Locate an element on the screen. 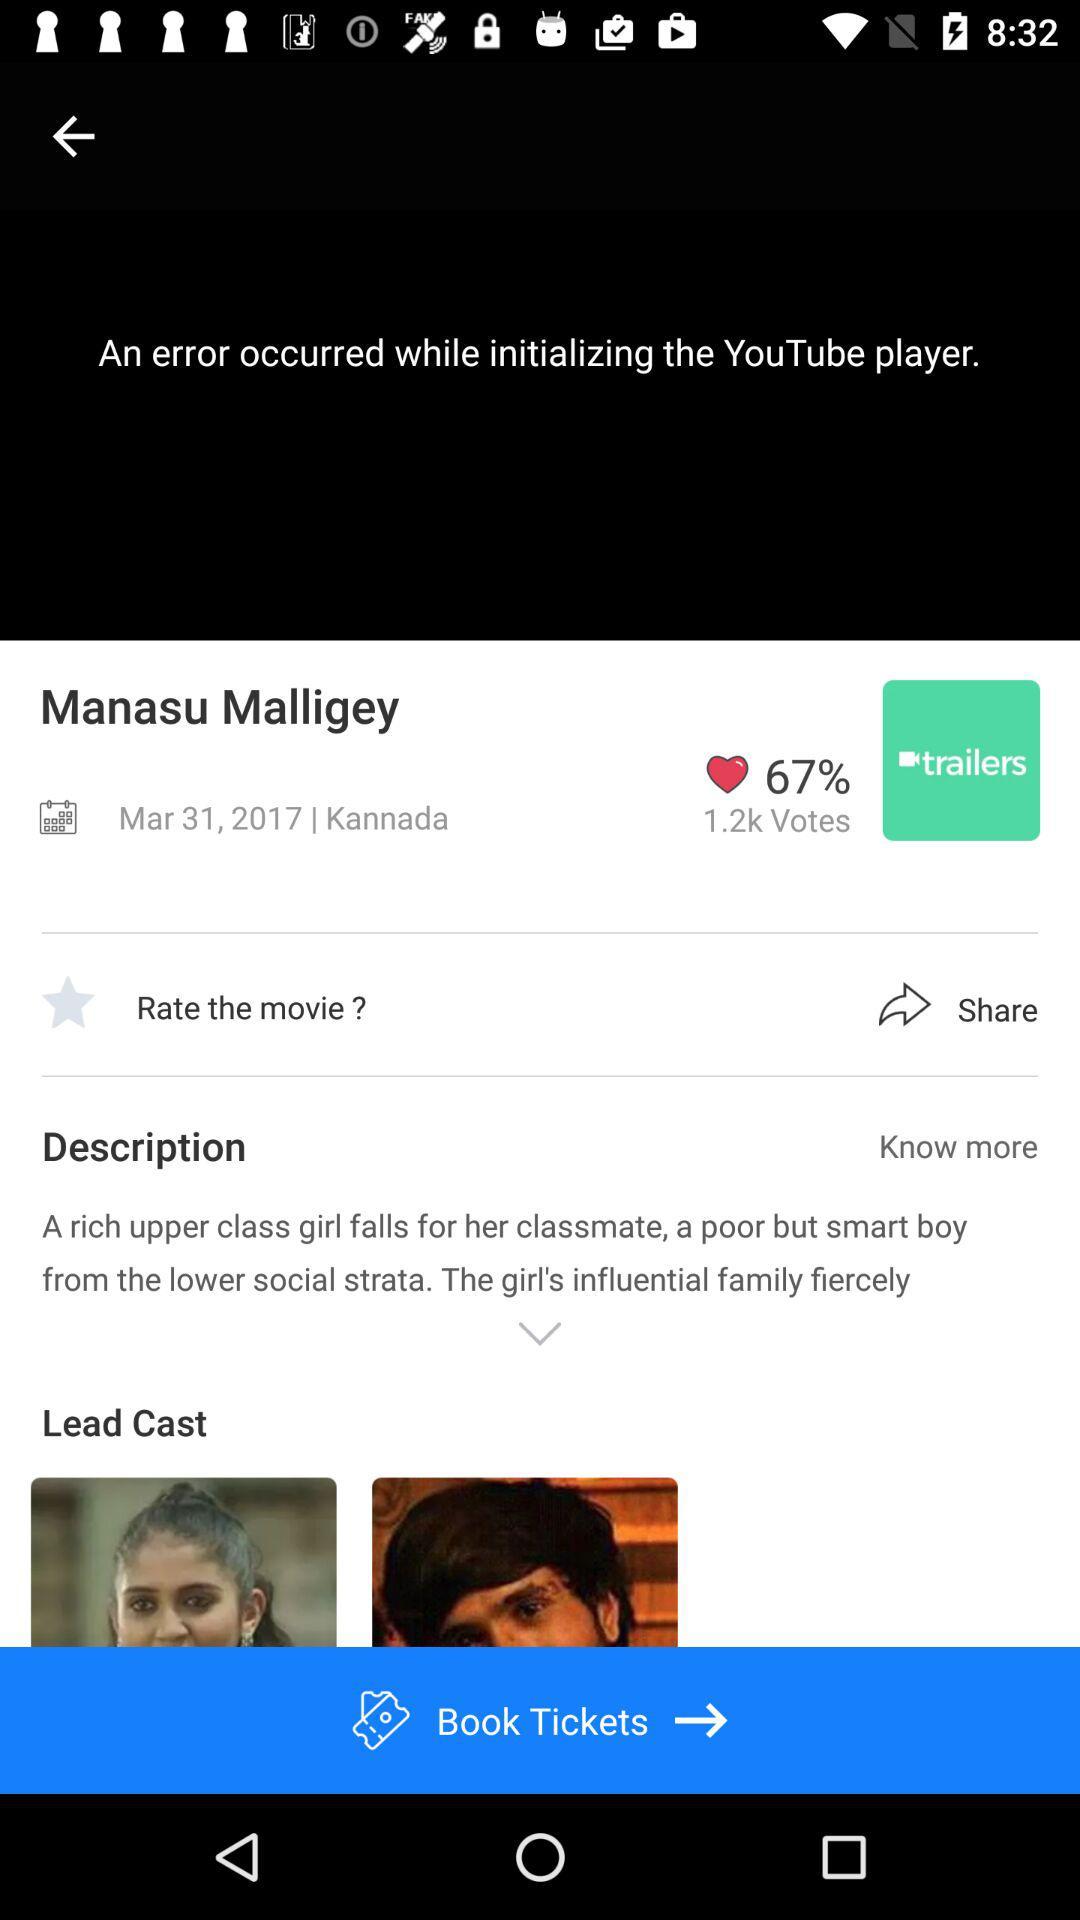 The width and height of the screenshot is (1080, 1920). down arrow is located at coordinates (540, 1334).